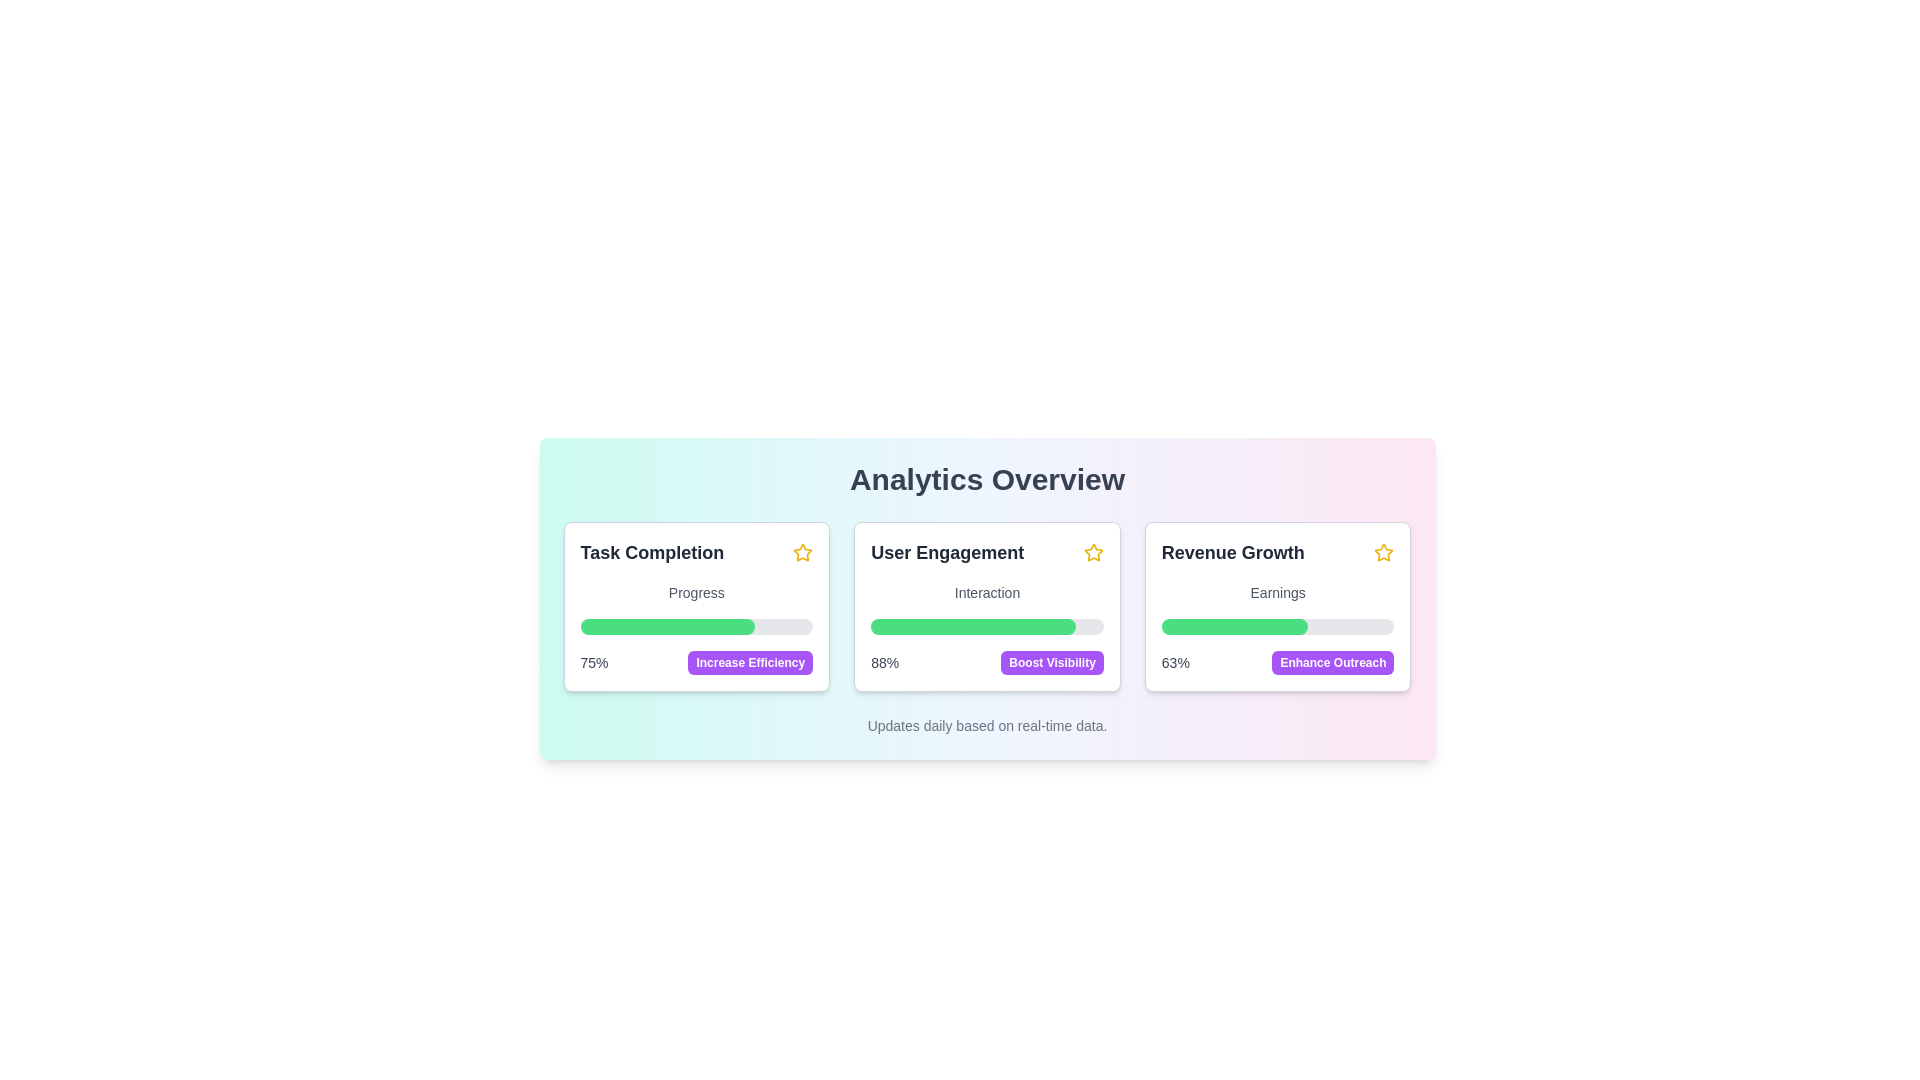 The width and height of the screenshot is (1920, 1080). Describe the element at coordinates (696, 663) in the screenshot. I see `the 'Increase Efficiency' button located to the right of the '75%' text label at the bottom of the 'Task Completion' card in the Analytics Overview section` at that location.